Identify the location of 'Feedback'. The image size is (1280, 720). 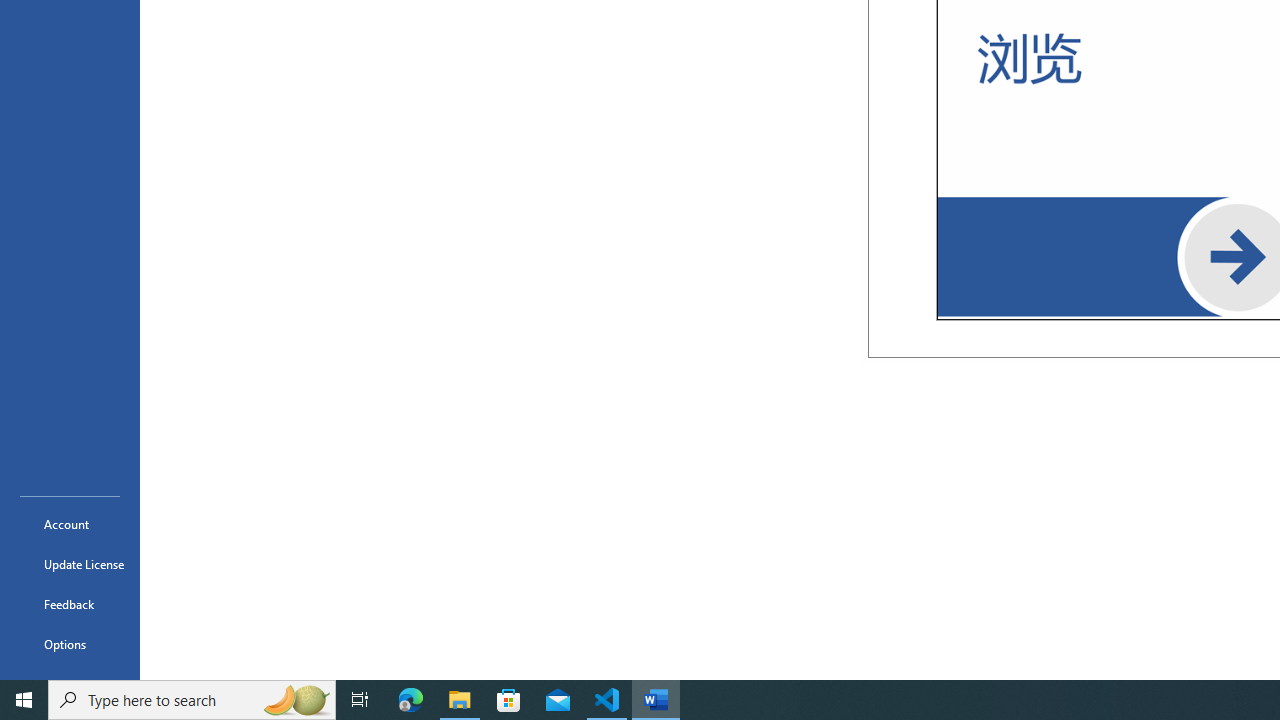
(69, 603).